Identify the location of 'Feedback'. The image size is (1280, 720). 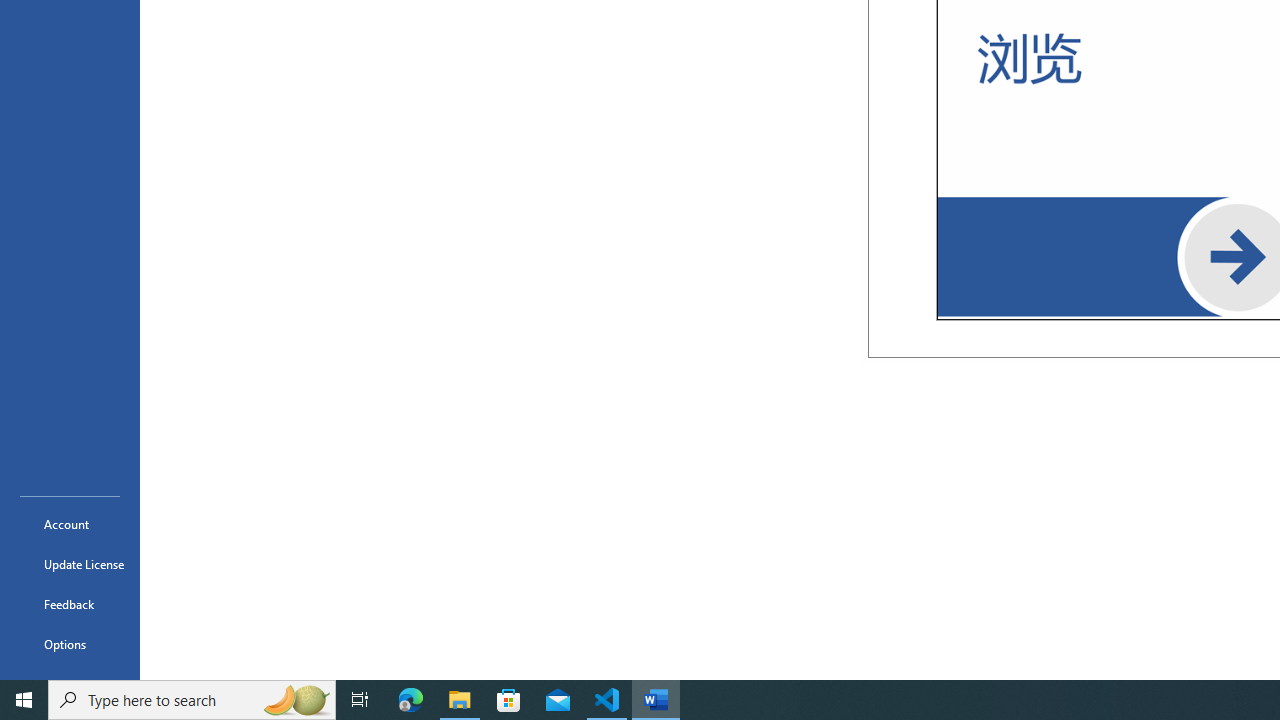
(69, 603).